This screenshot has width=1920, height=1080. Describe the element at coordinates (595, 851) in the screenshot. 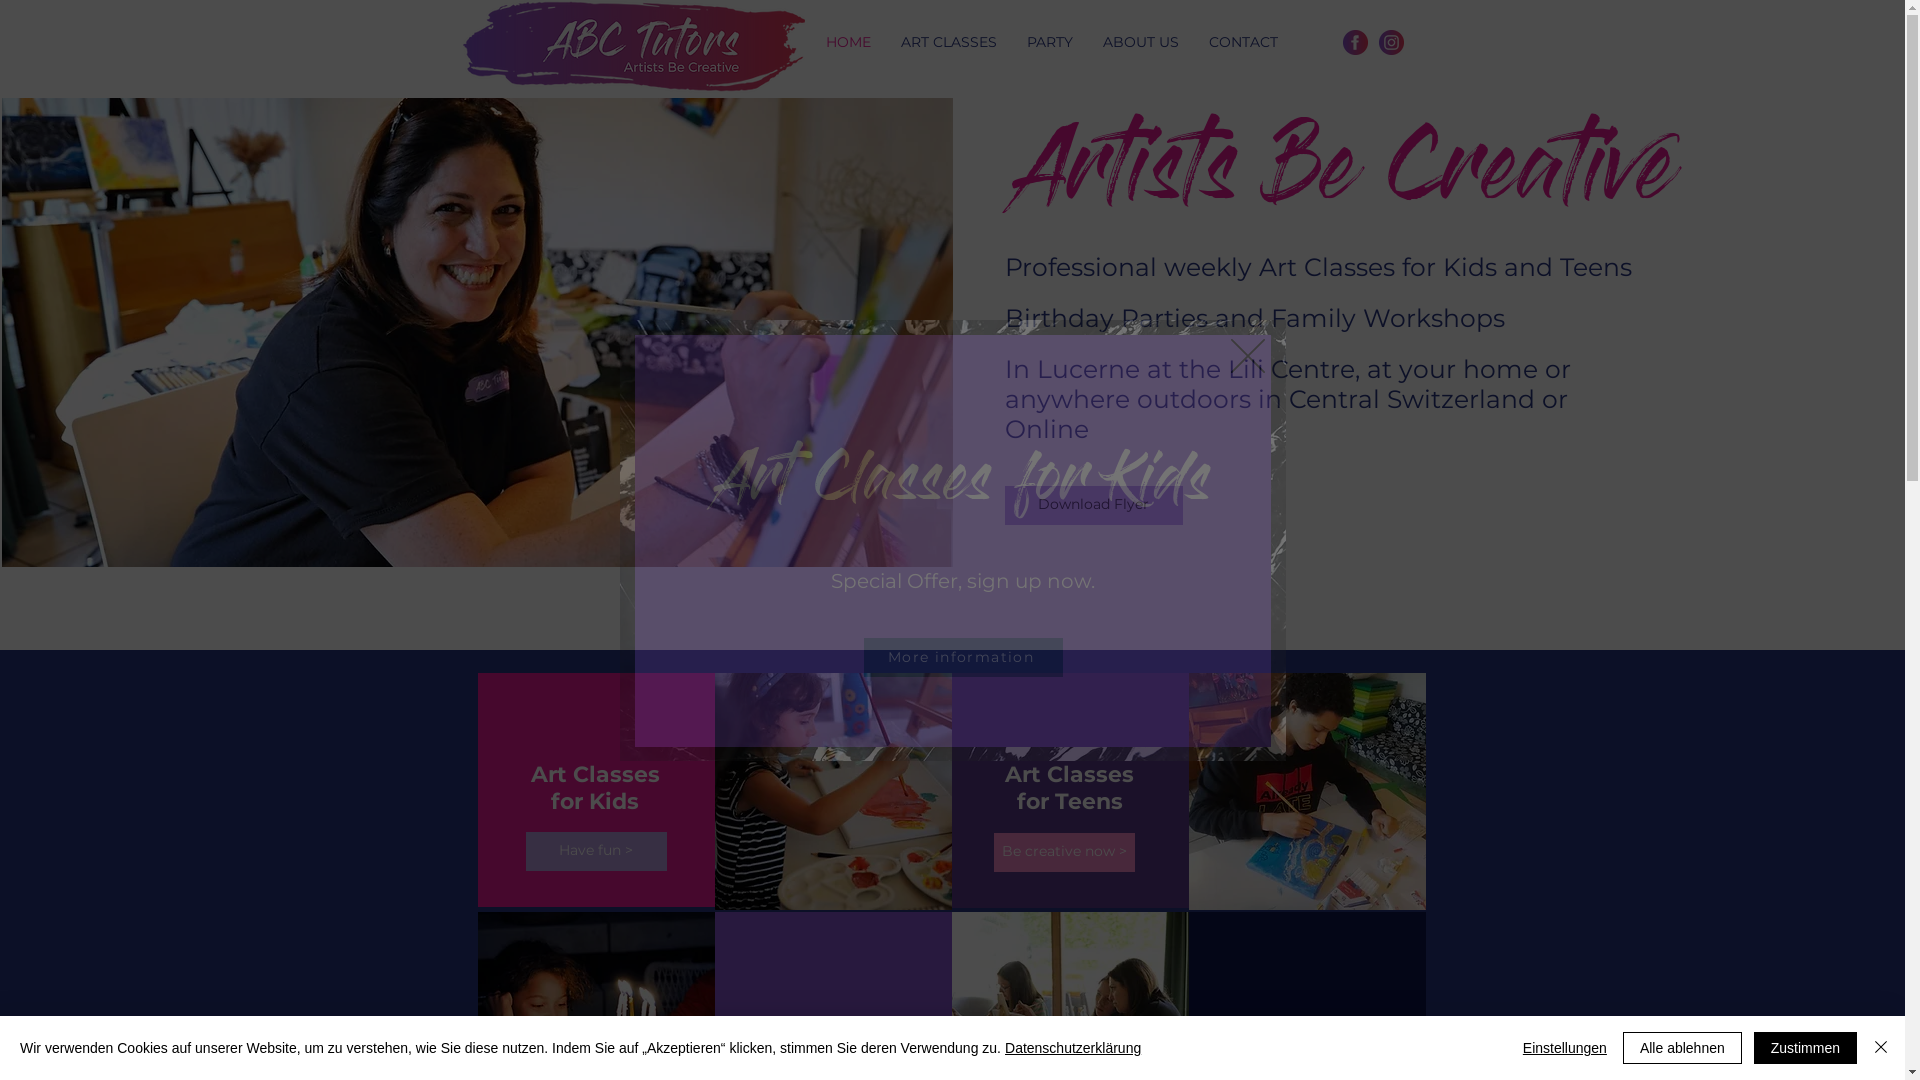

I see `'Have fun >'` at that location.